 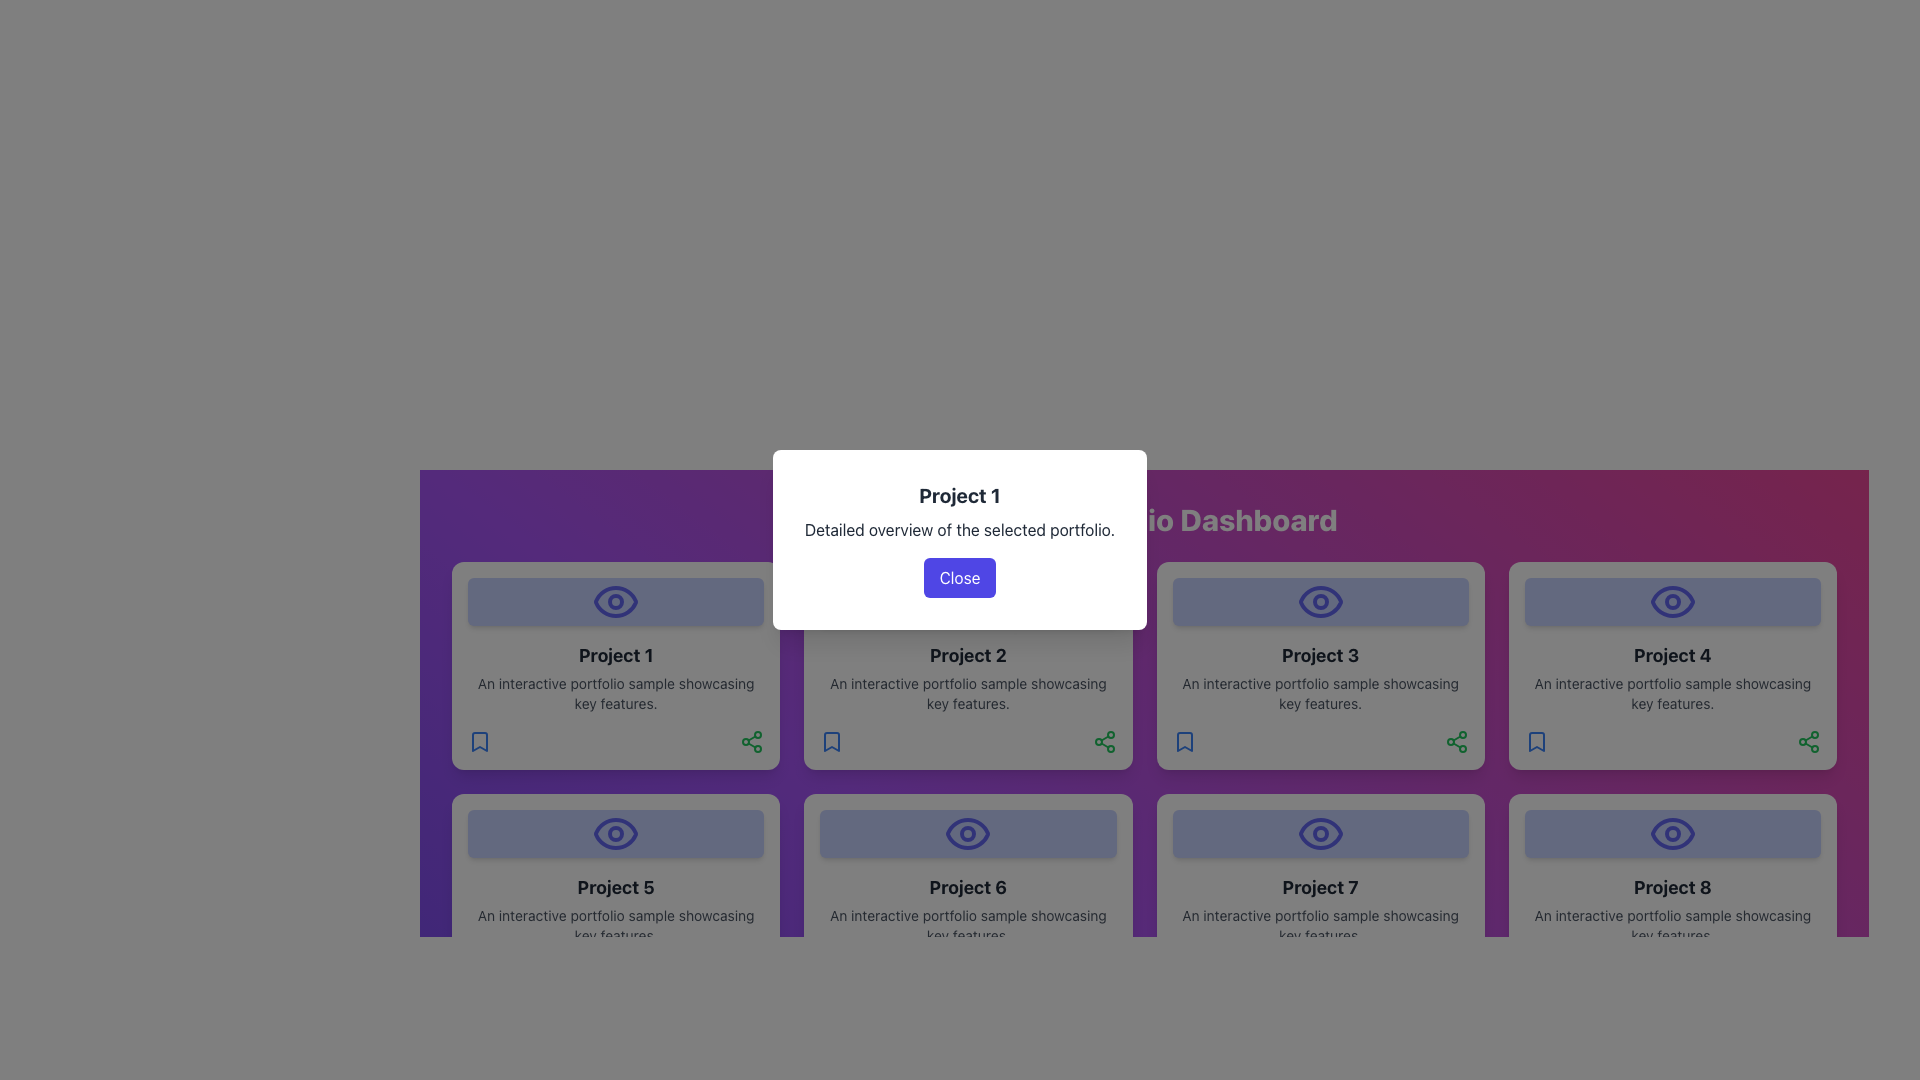 I want to click on the text label that reads 'Project 4', which is styled with a bold font and dark gray color, located in the card layout near the top-middle, so click(x=1672, y=655).